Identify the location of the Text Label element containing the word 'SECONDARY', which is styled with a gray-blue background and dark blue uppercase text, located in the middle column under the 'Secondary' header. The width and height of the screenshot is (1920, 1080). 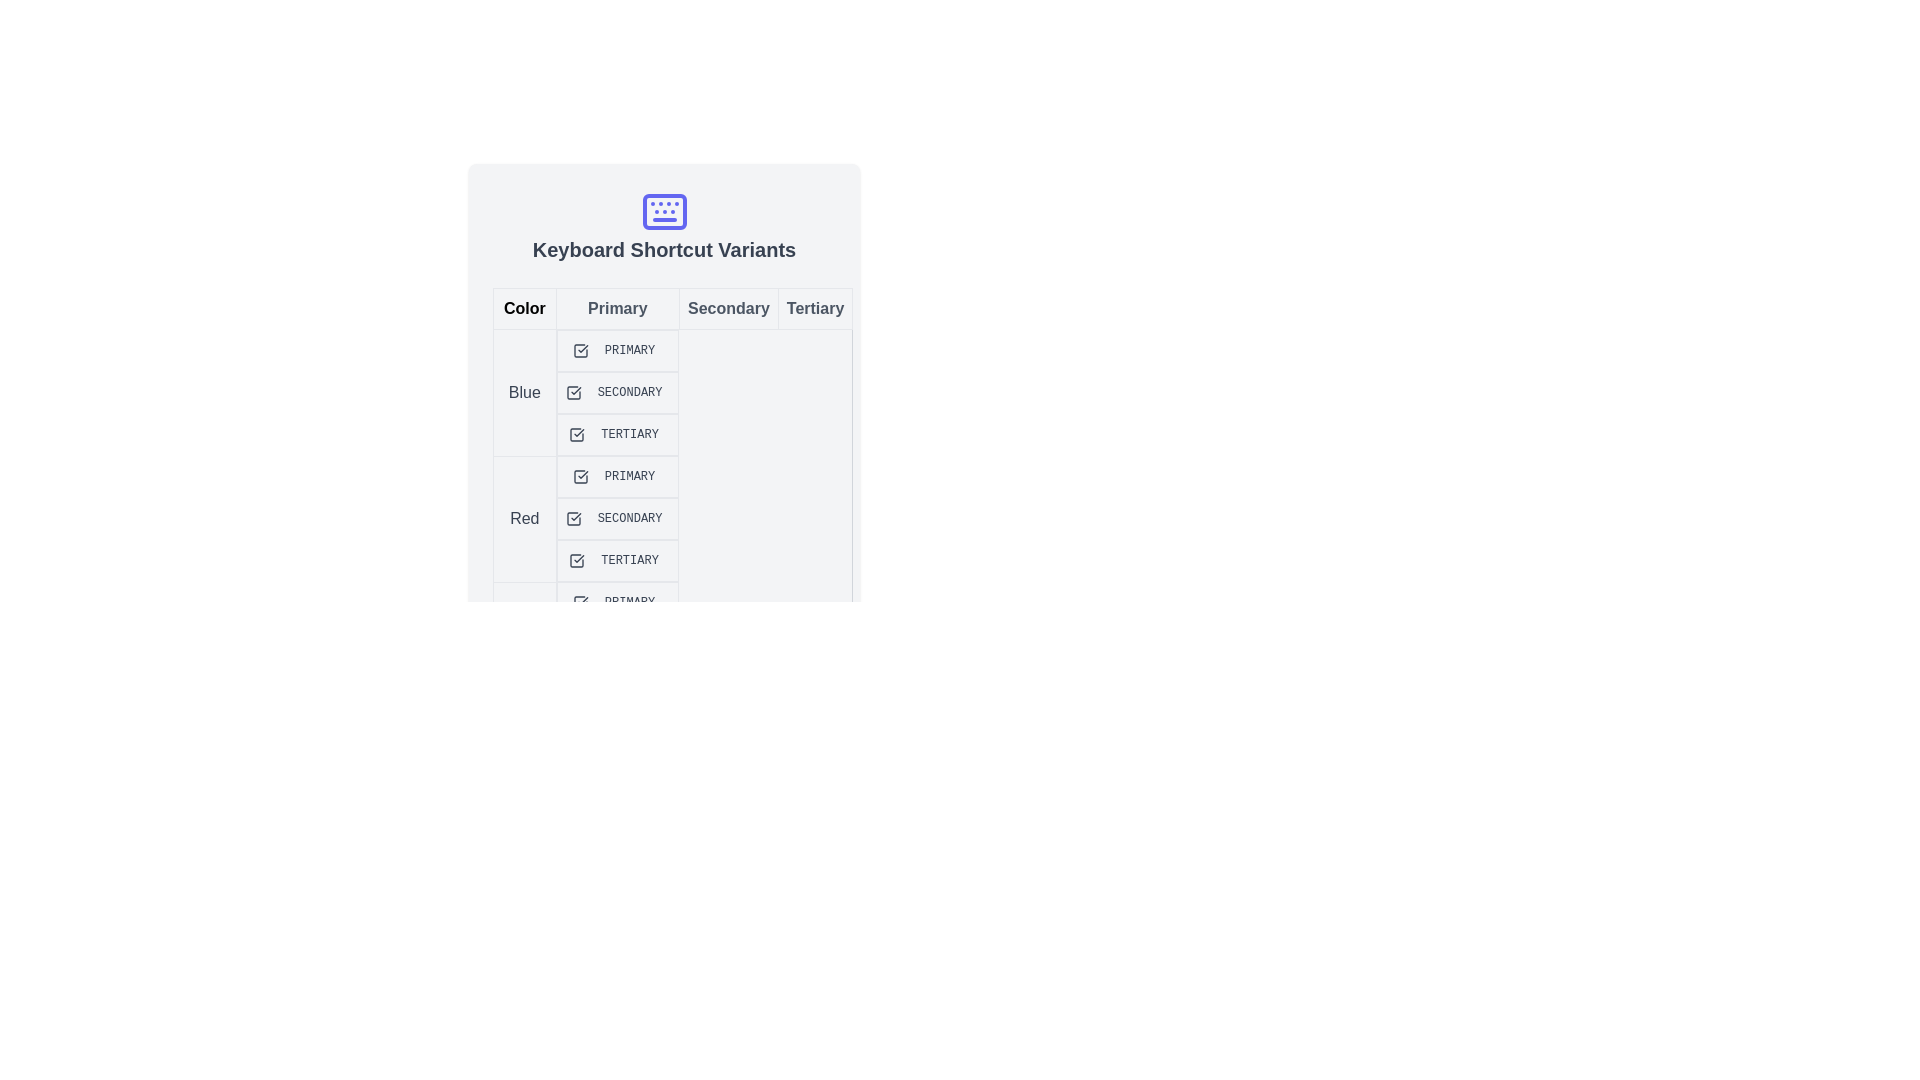
(629, 393).